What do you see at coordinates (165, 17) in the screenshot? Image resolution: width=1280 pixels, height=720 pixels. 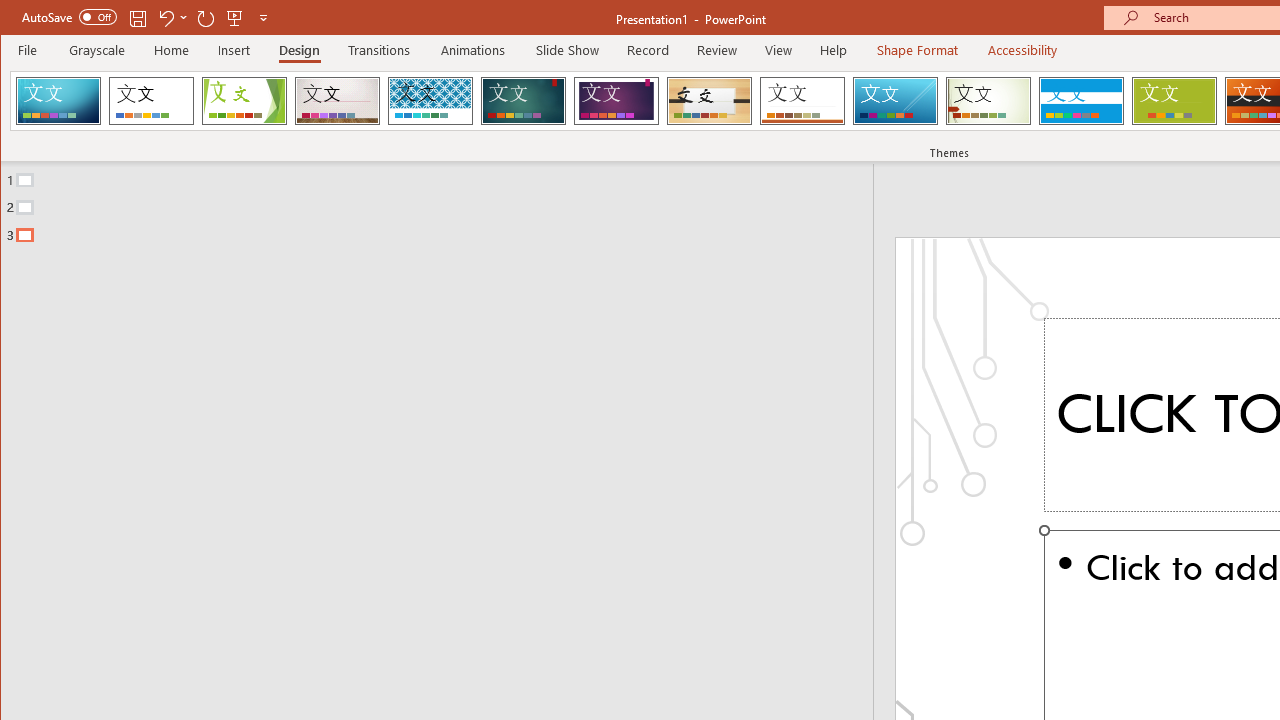 I see `'Undo'` at bounding box center [165, 17].